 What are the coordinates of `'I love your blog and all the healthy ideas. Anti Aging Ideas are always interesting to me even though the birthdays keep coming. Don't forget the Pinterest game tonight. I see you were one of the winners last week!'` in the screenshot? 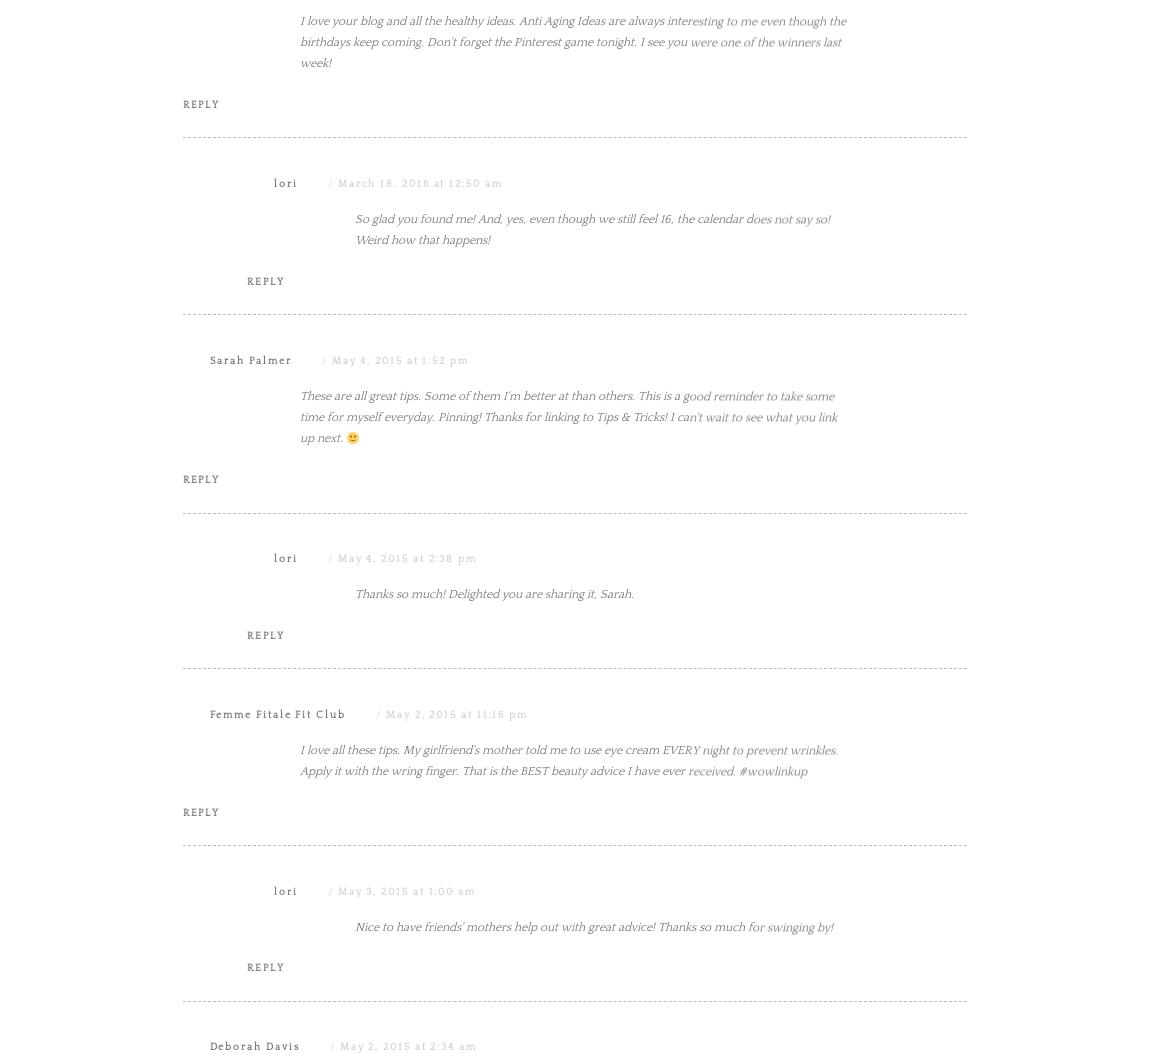 It's located at (573, 243).